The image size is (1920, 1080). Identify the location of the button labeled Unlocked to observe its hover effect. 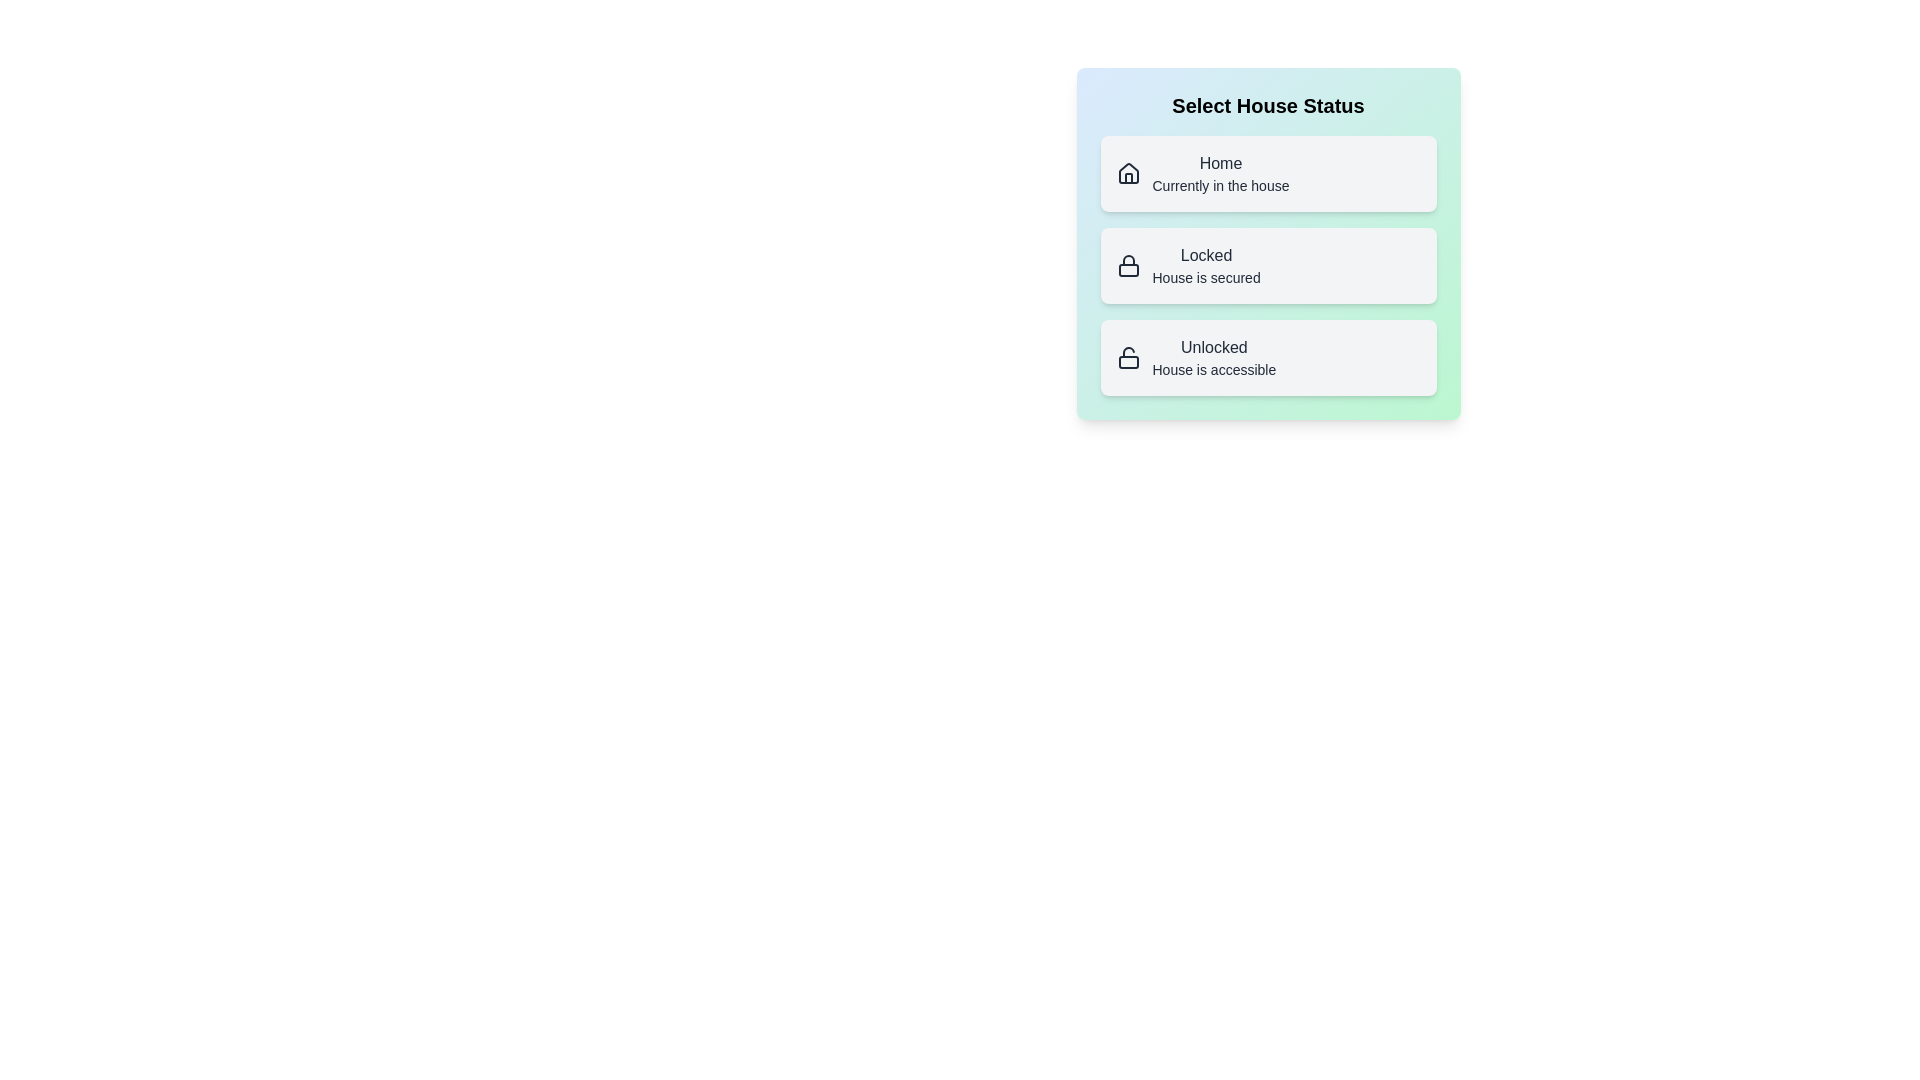
(1267, 357).